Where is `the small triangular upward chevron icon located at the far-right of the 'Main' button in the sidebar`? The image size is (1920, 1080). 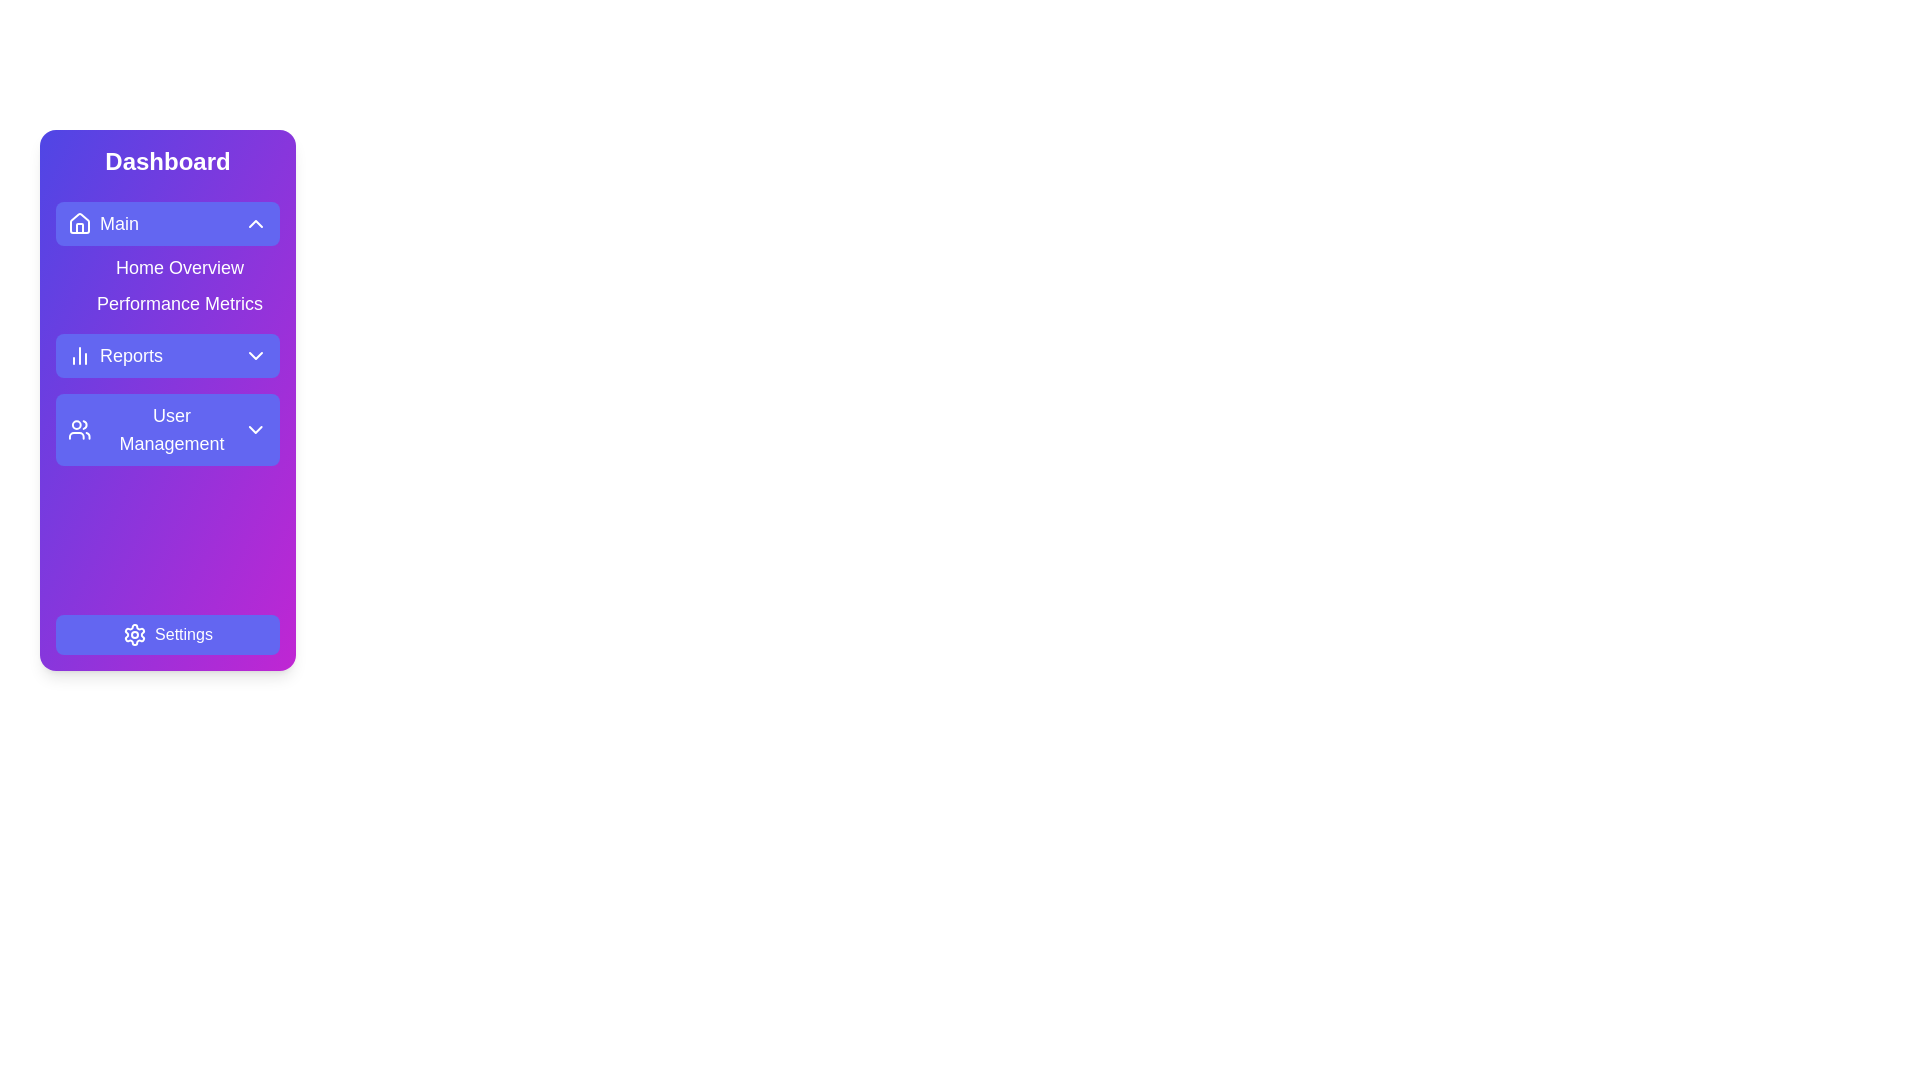
the small triangular upward chevron icon located at the far-right of the 'Main' button in the sidebar is located at coordinates (254, 223).